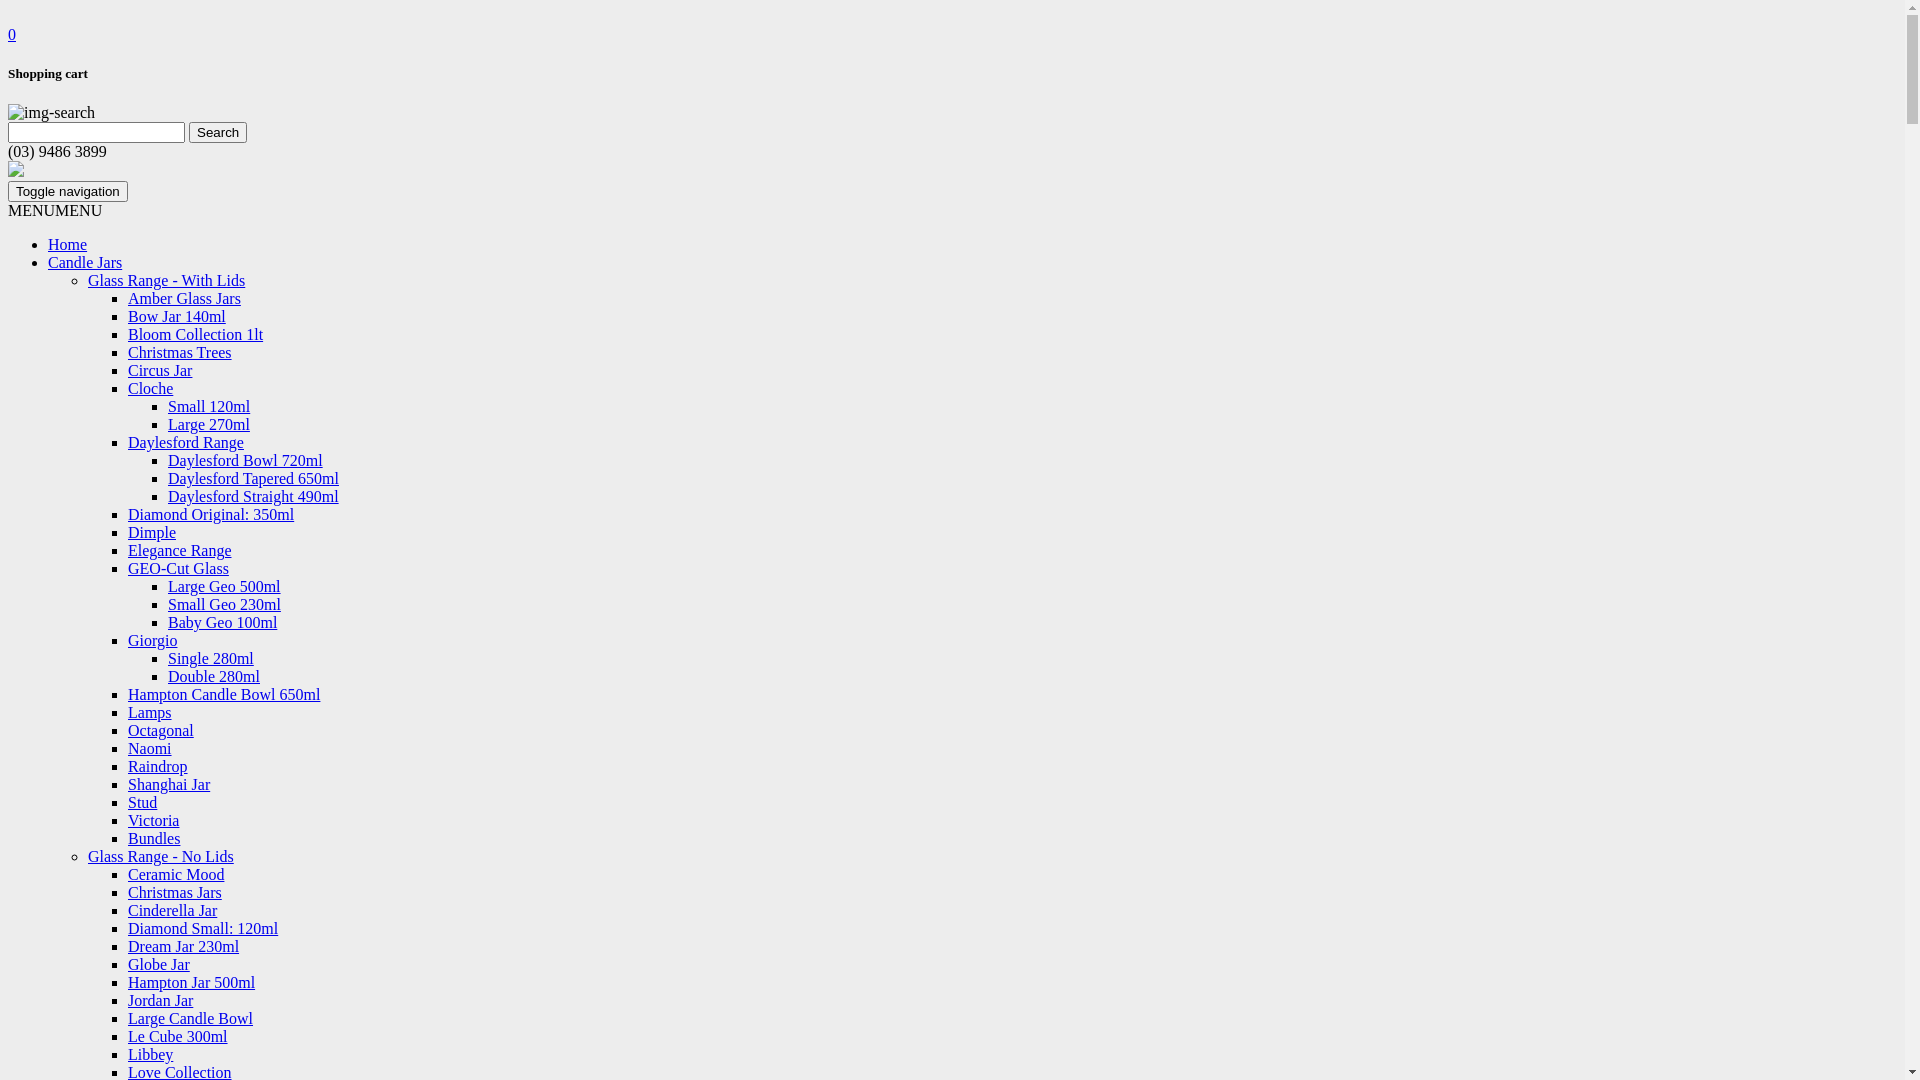  Describe the element at coordinates (184, 298) in the screenshot. I see `'Amber Glass Jars'` at that location.